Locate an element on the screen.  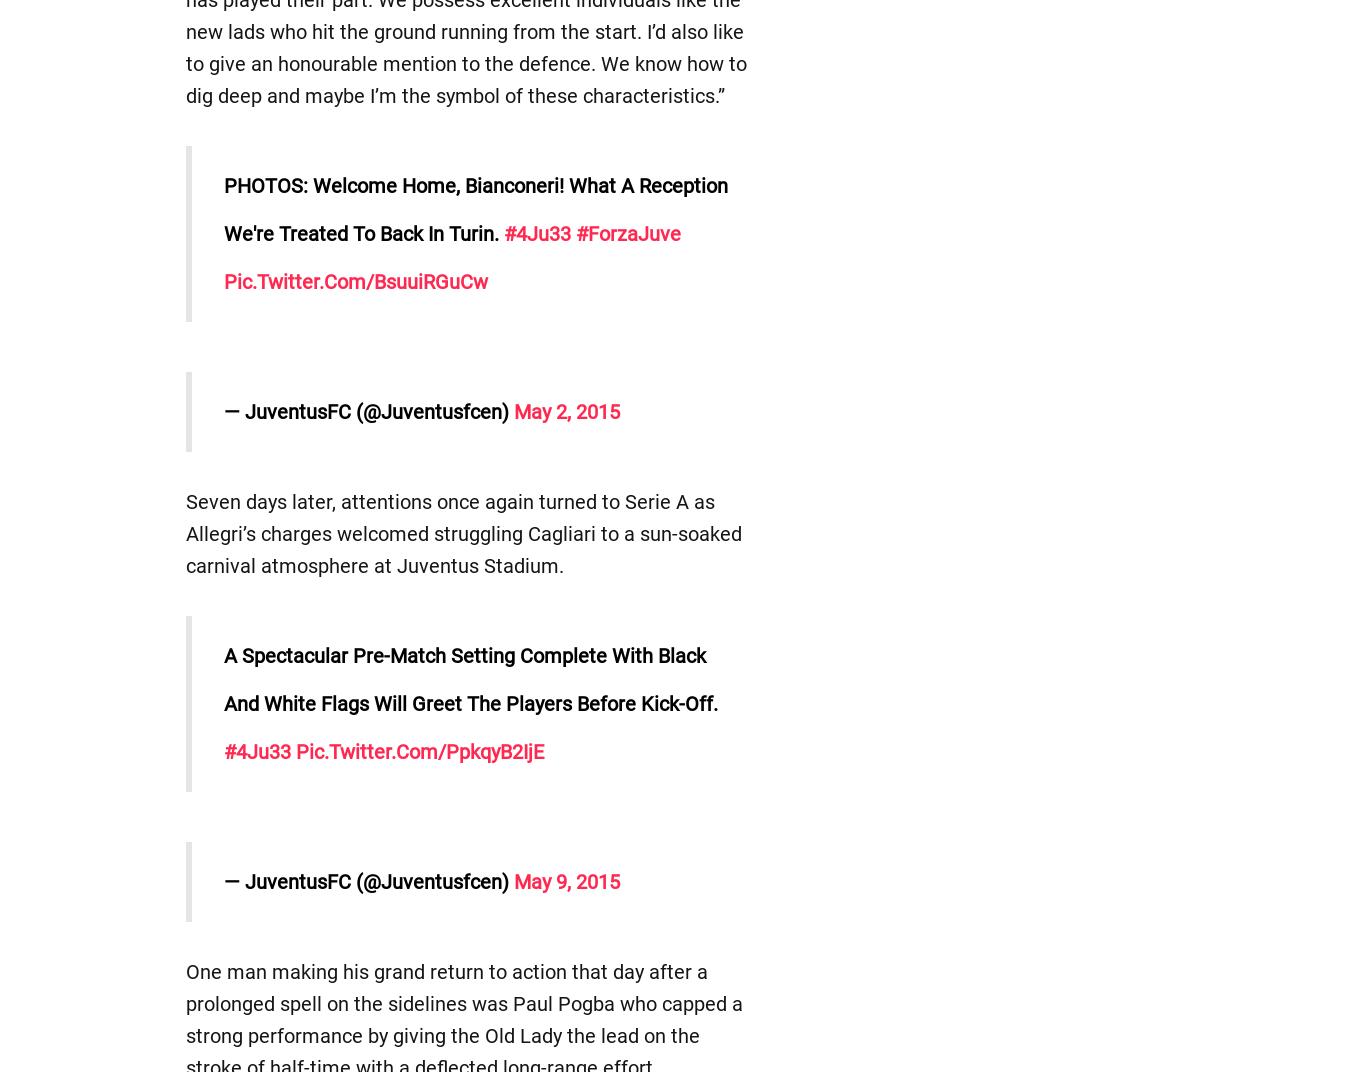
'pic.twitter.com/BsuuiRGuCw' is located at coordinates (355, 281).